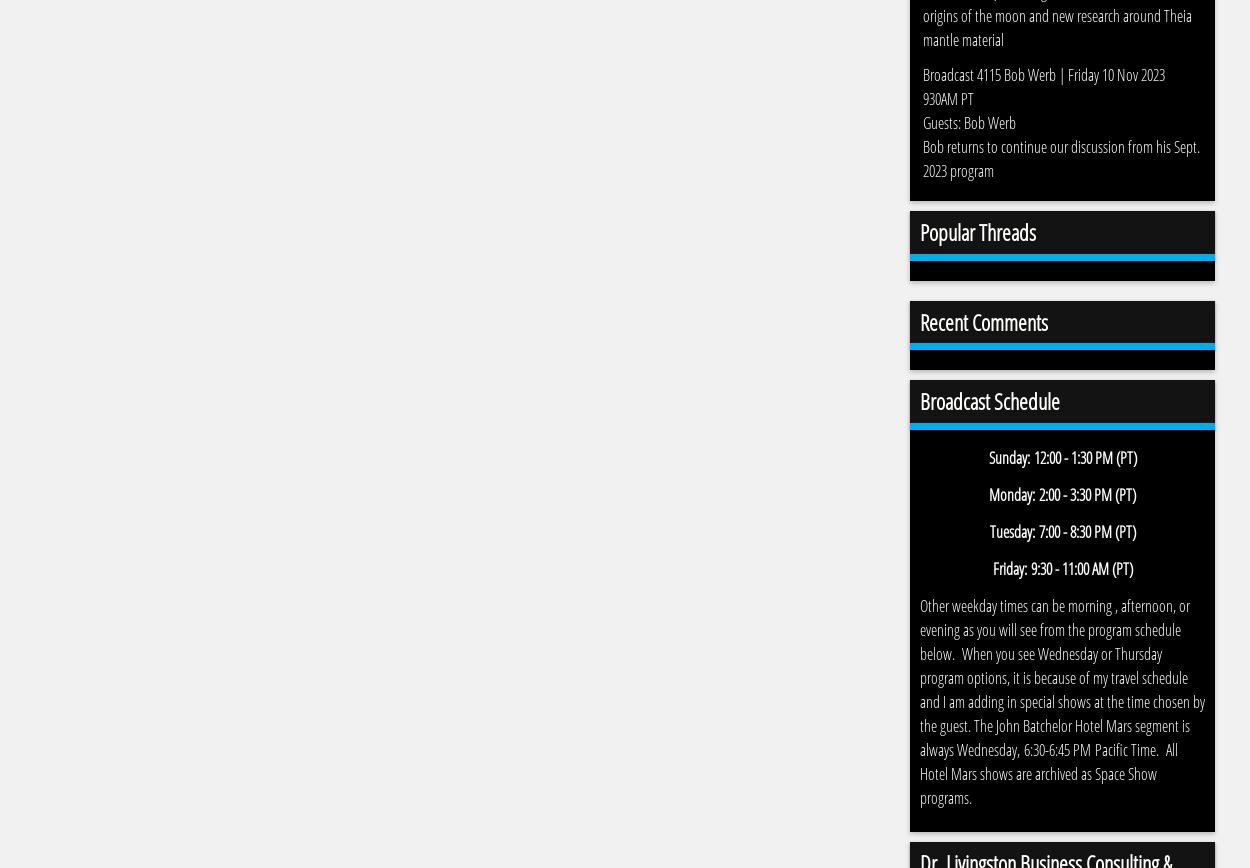 The image size is (1250, 868). Describe the element at coordinates (977, 232) in the screenshot. I see `'Popular Threads'` at that location.